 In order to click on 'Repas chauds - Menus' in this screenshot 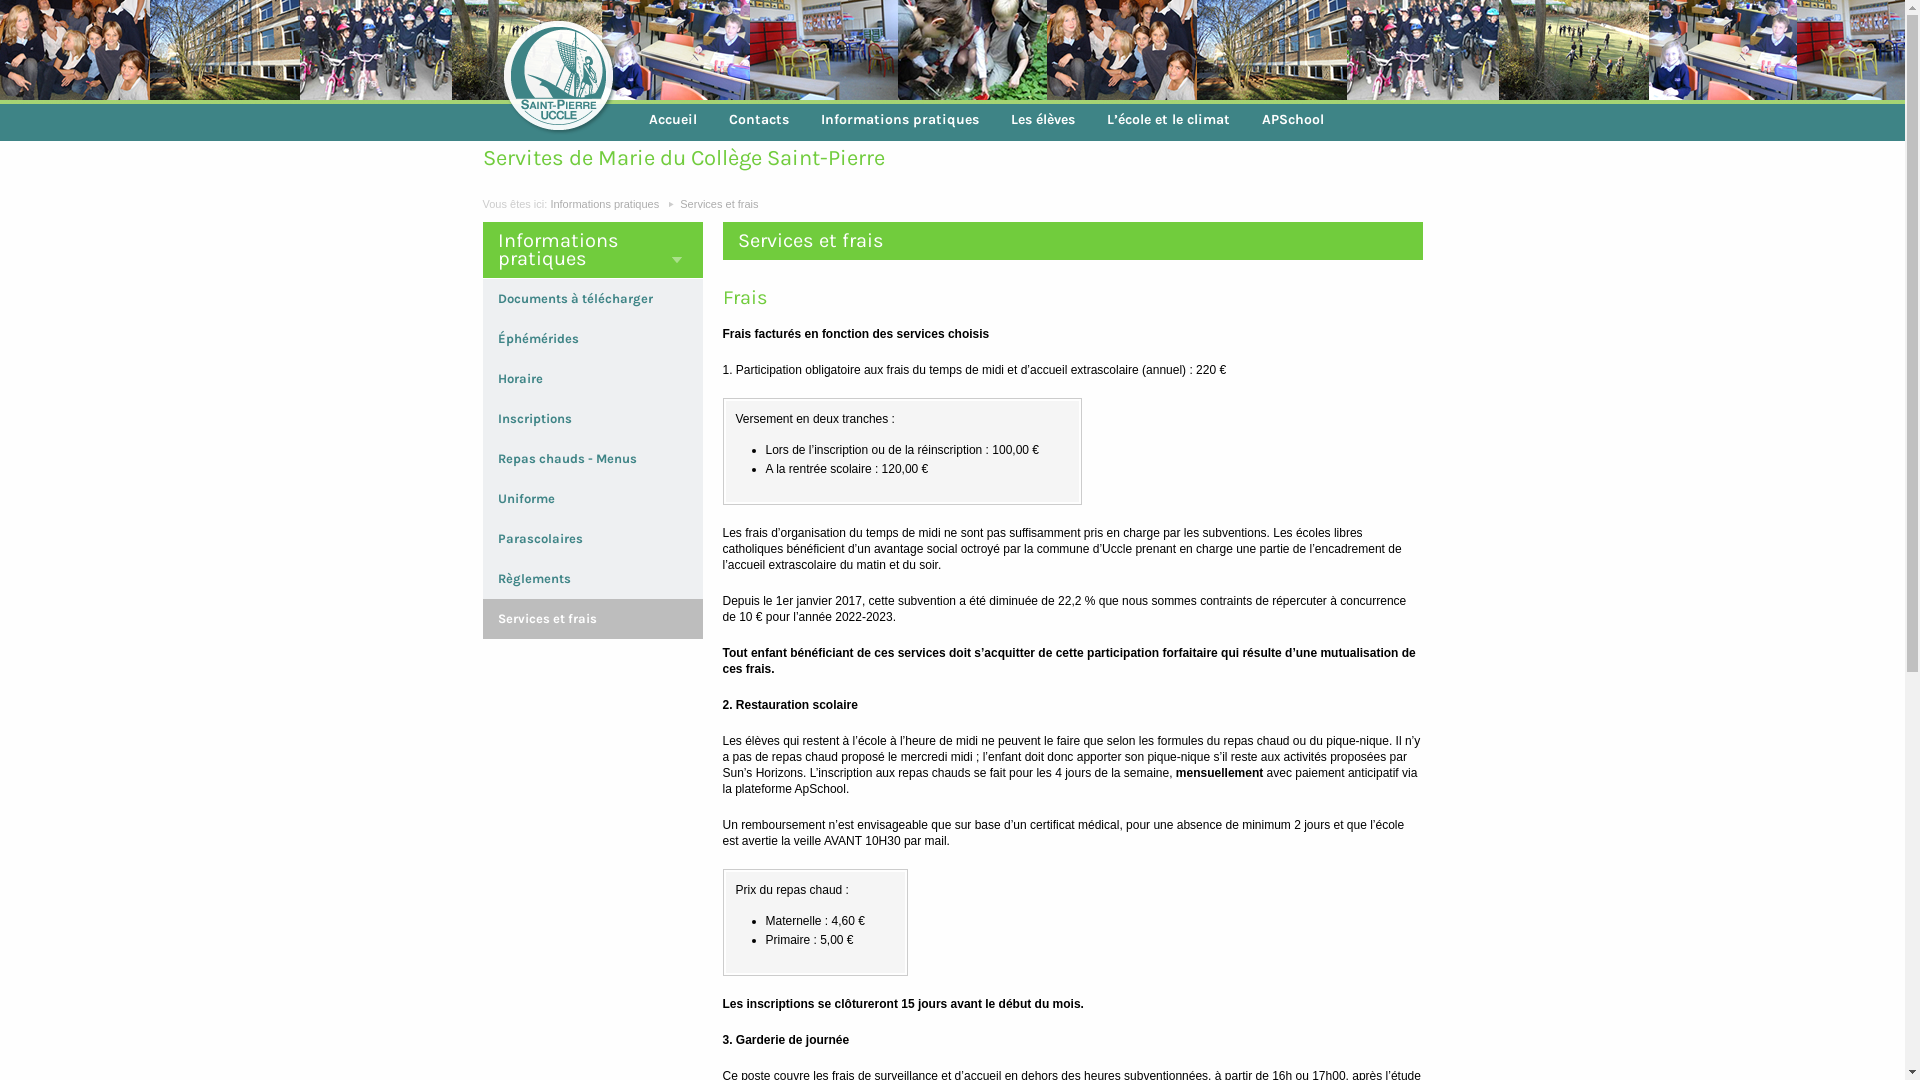, I will do `click(566, 458)`.